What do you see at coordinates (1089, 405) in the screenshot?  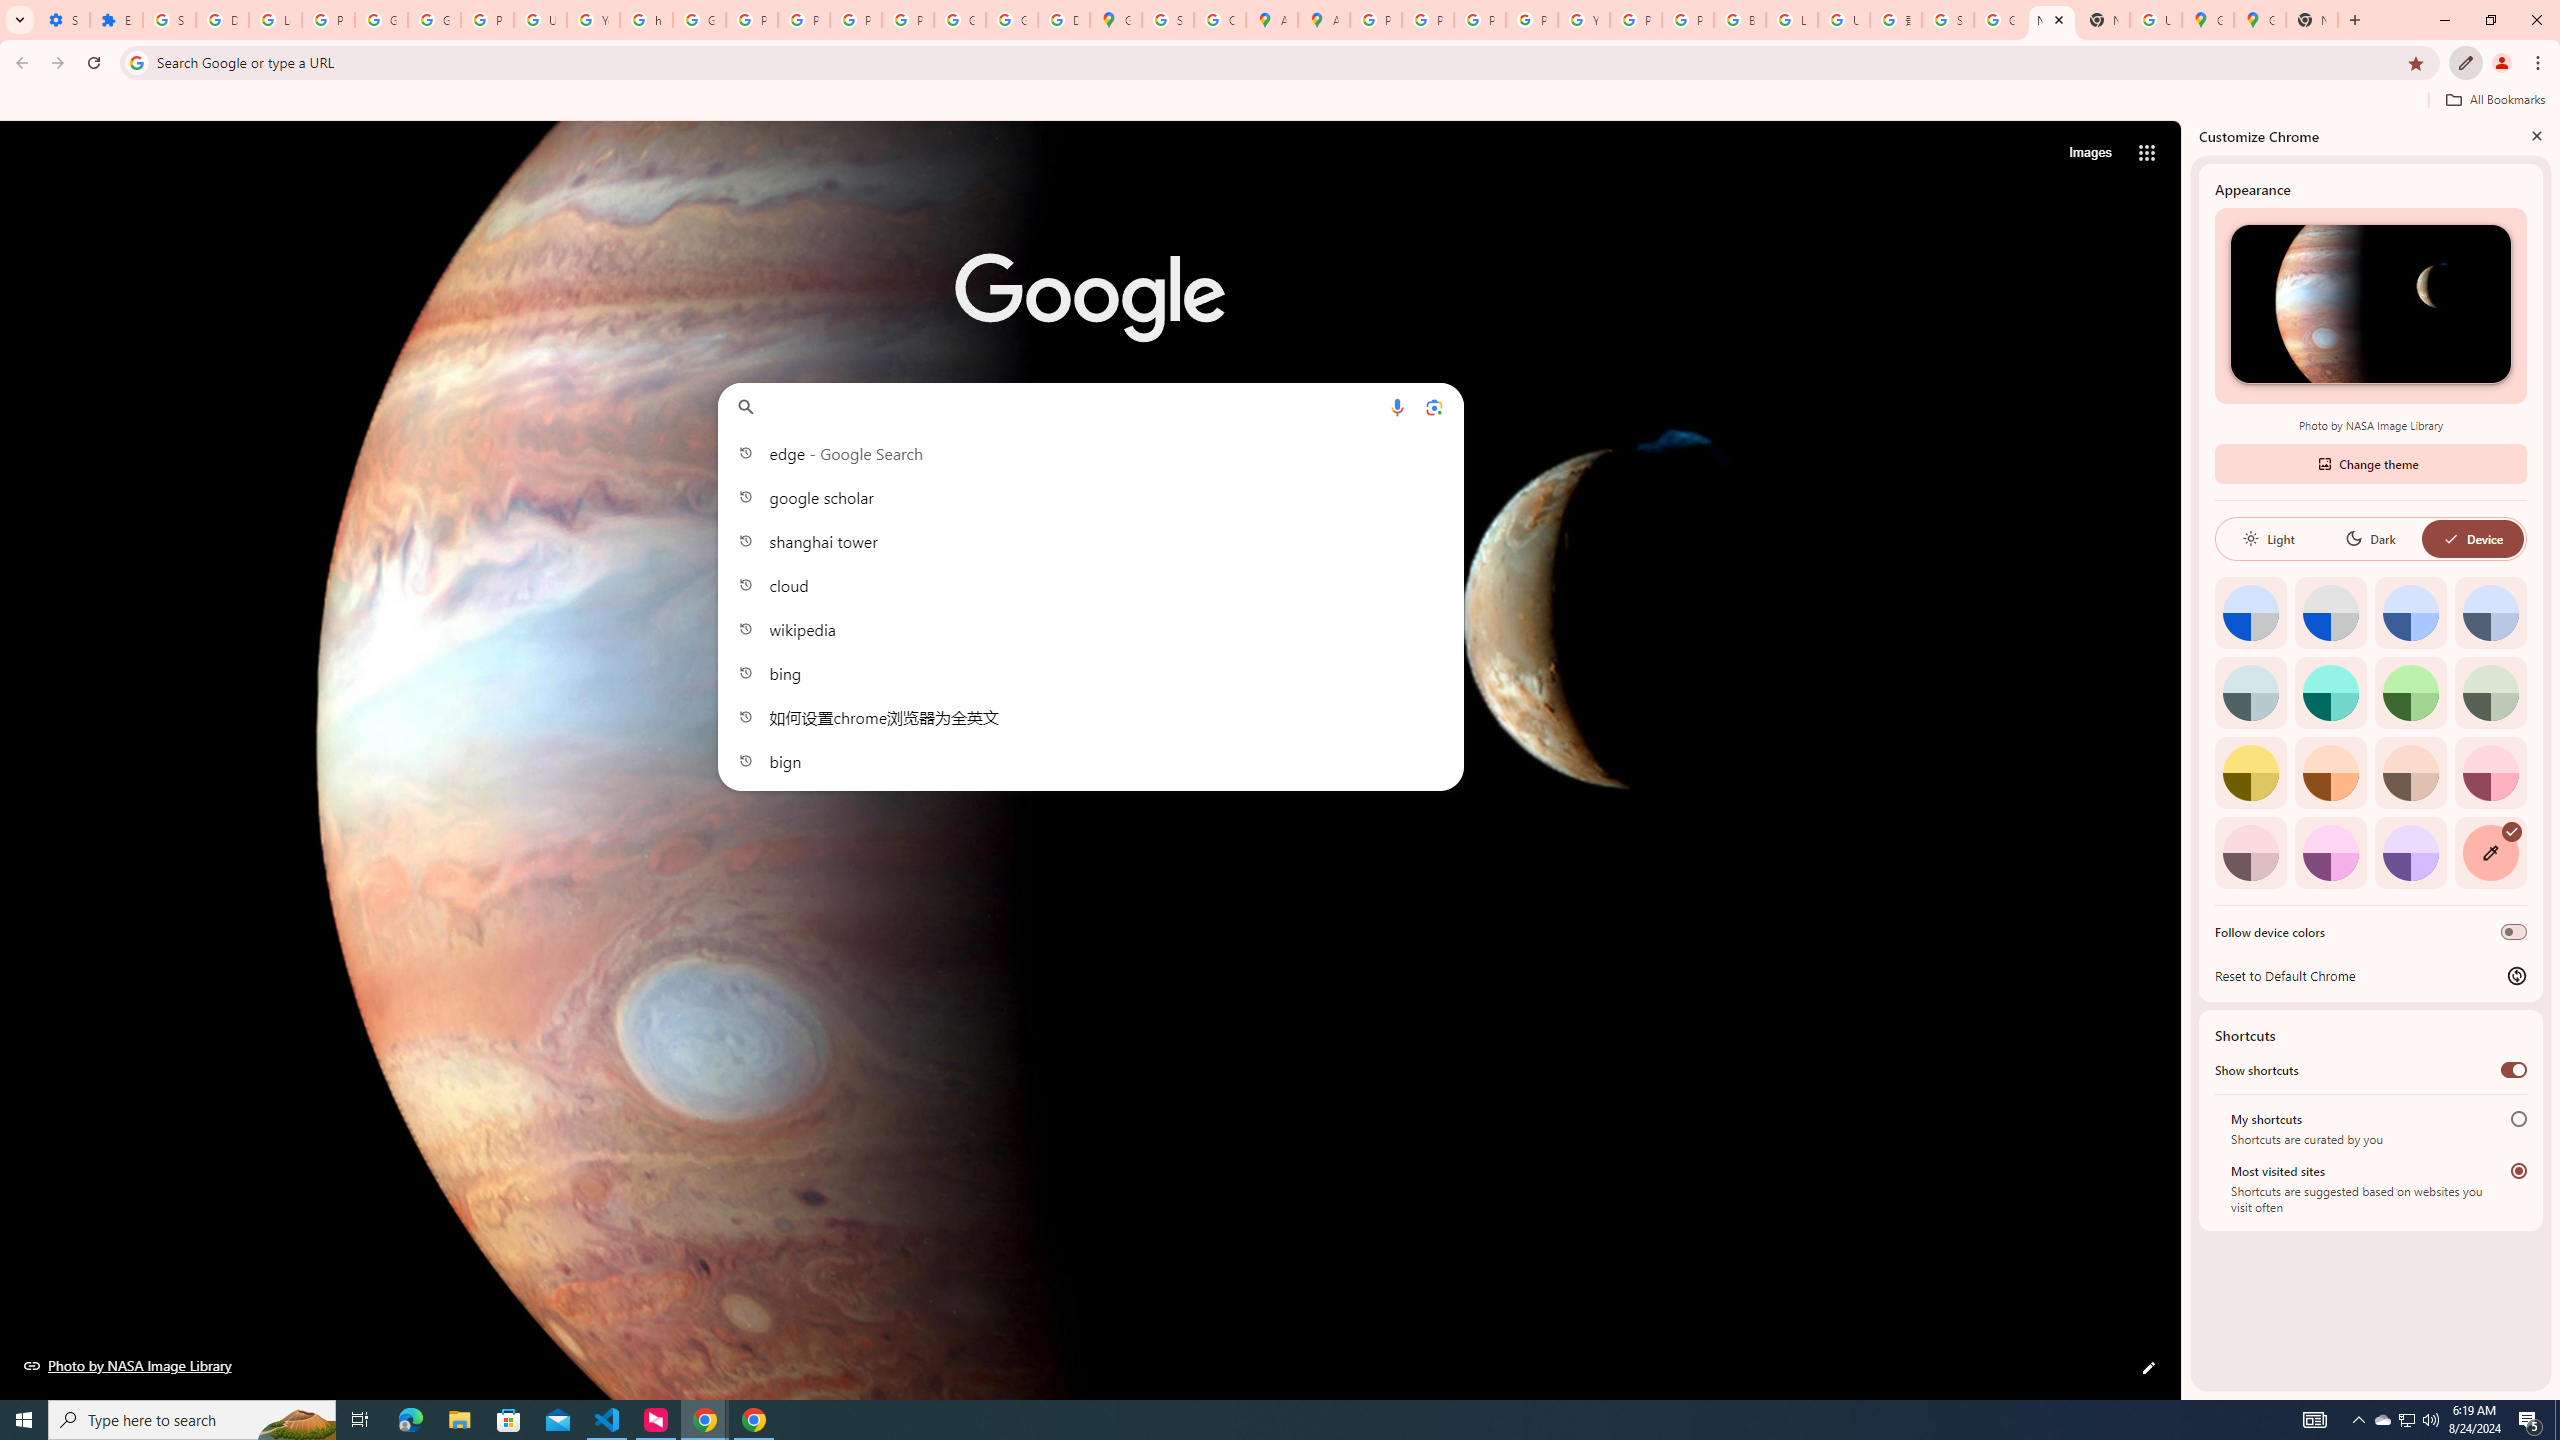 I see `'Search Google or type a URL'` at bounding box center [1089, 405].